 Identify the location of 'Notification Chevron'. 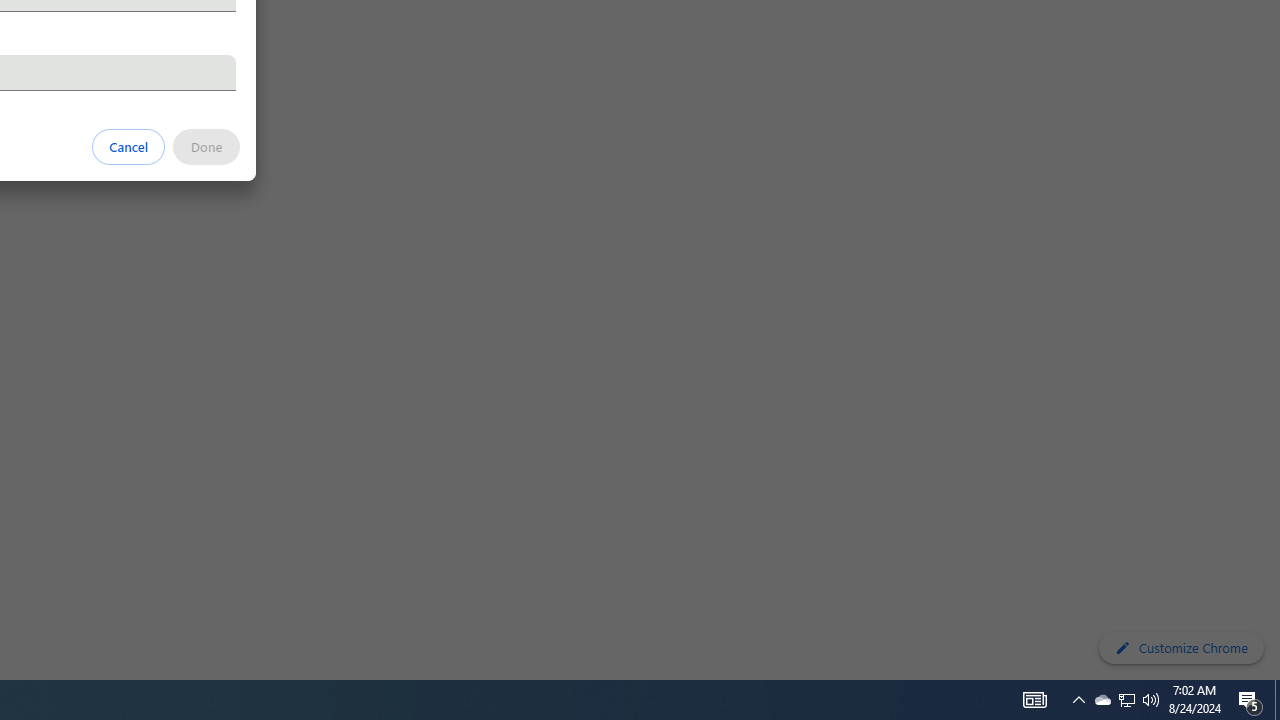
(1127, 698).